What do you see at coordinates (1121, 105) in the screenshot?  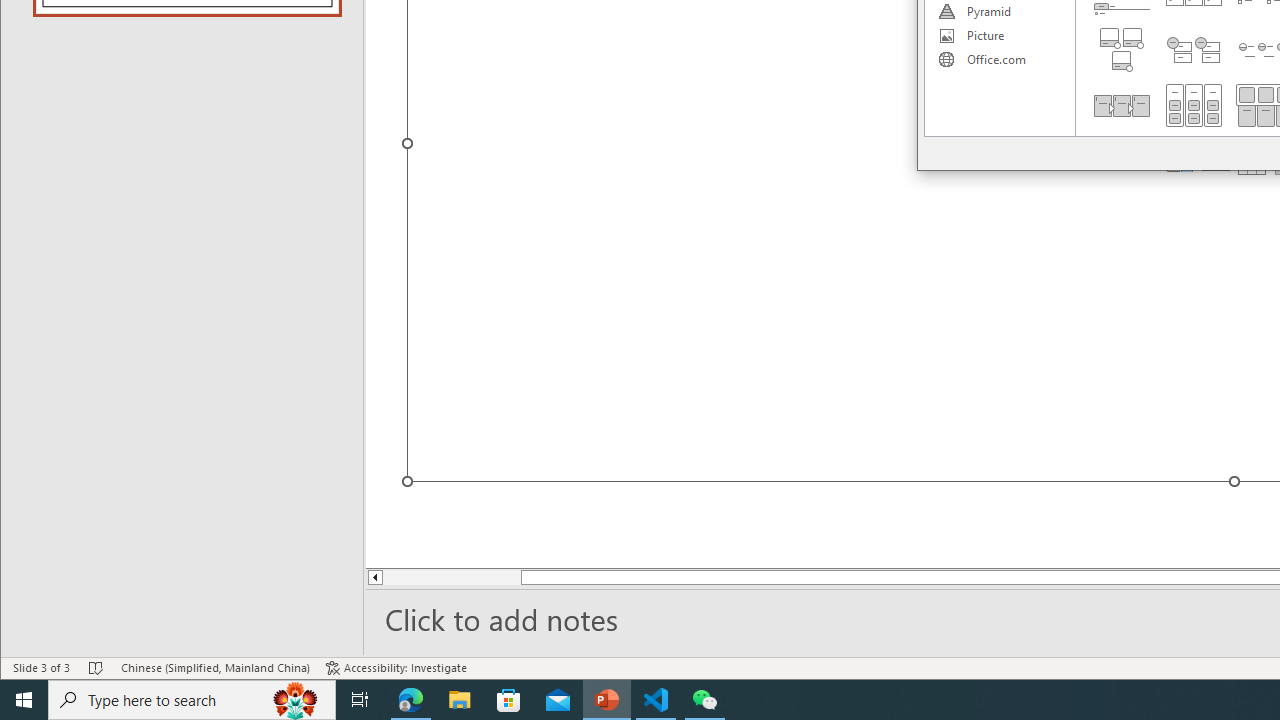 I see `'Detailed Process'` at bounding box center [1121, 105].